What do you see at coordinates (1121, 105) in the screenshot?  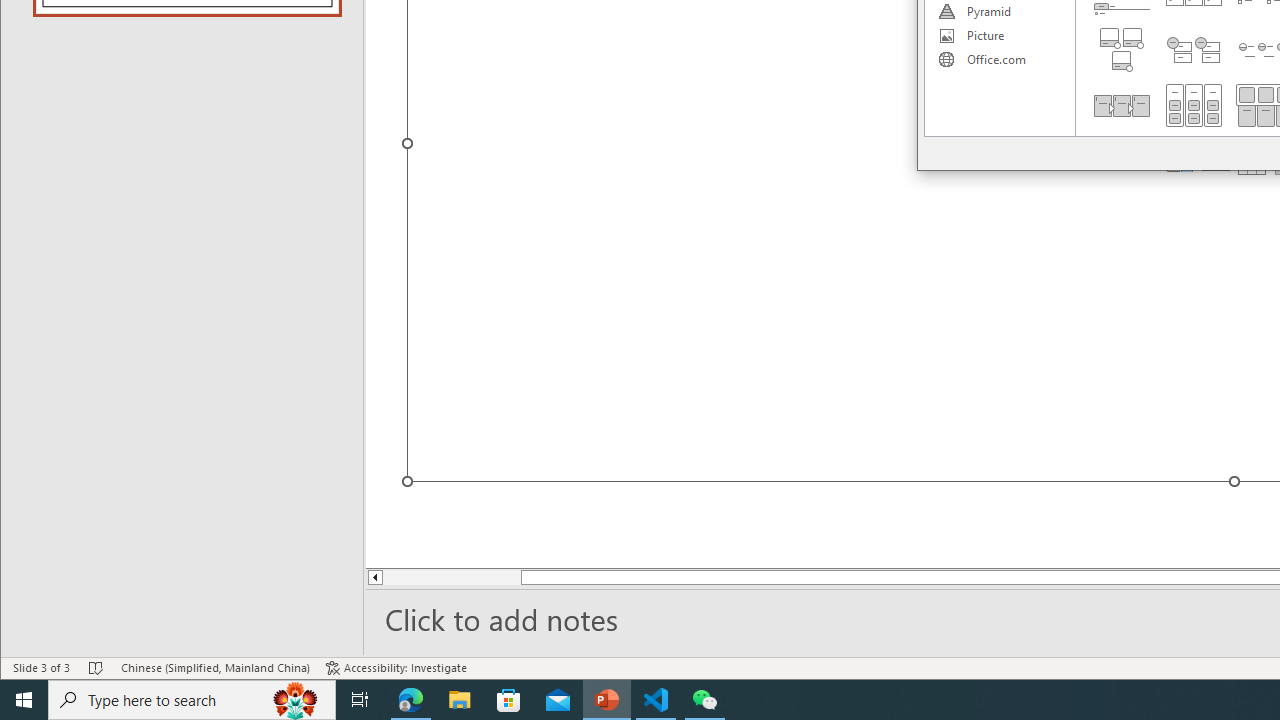 I see `'Detailed Process'` at bounding box center [1121, 105].